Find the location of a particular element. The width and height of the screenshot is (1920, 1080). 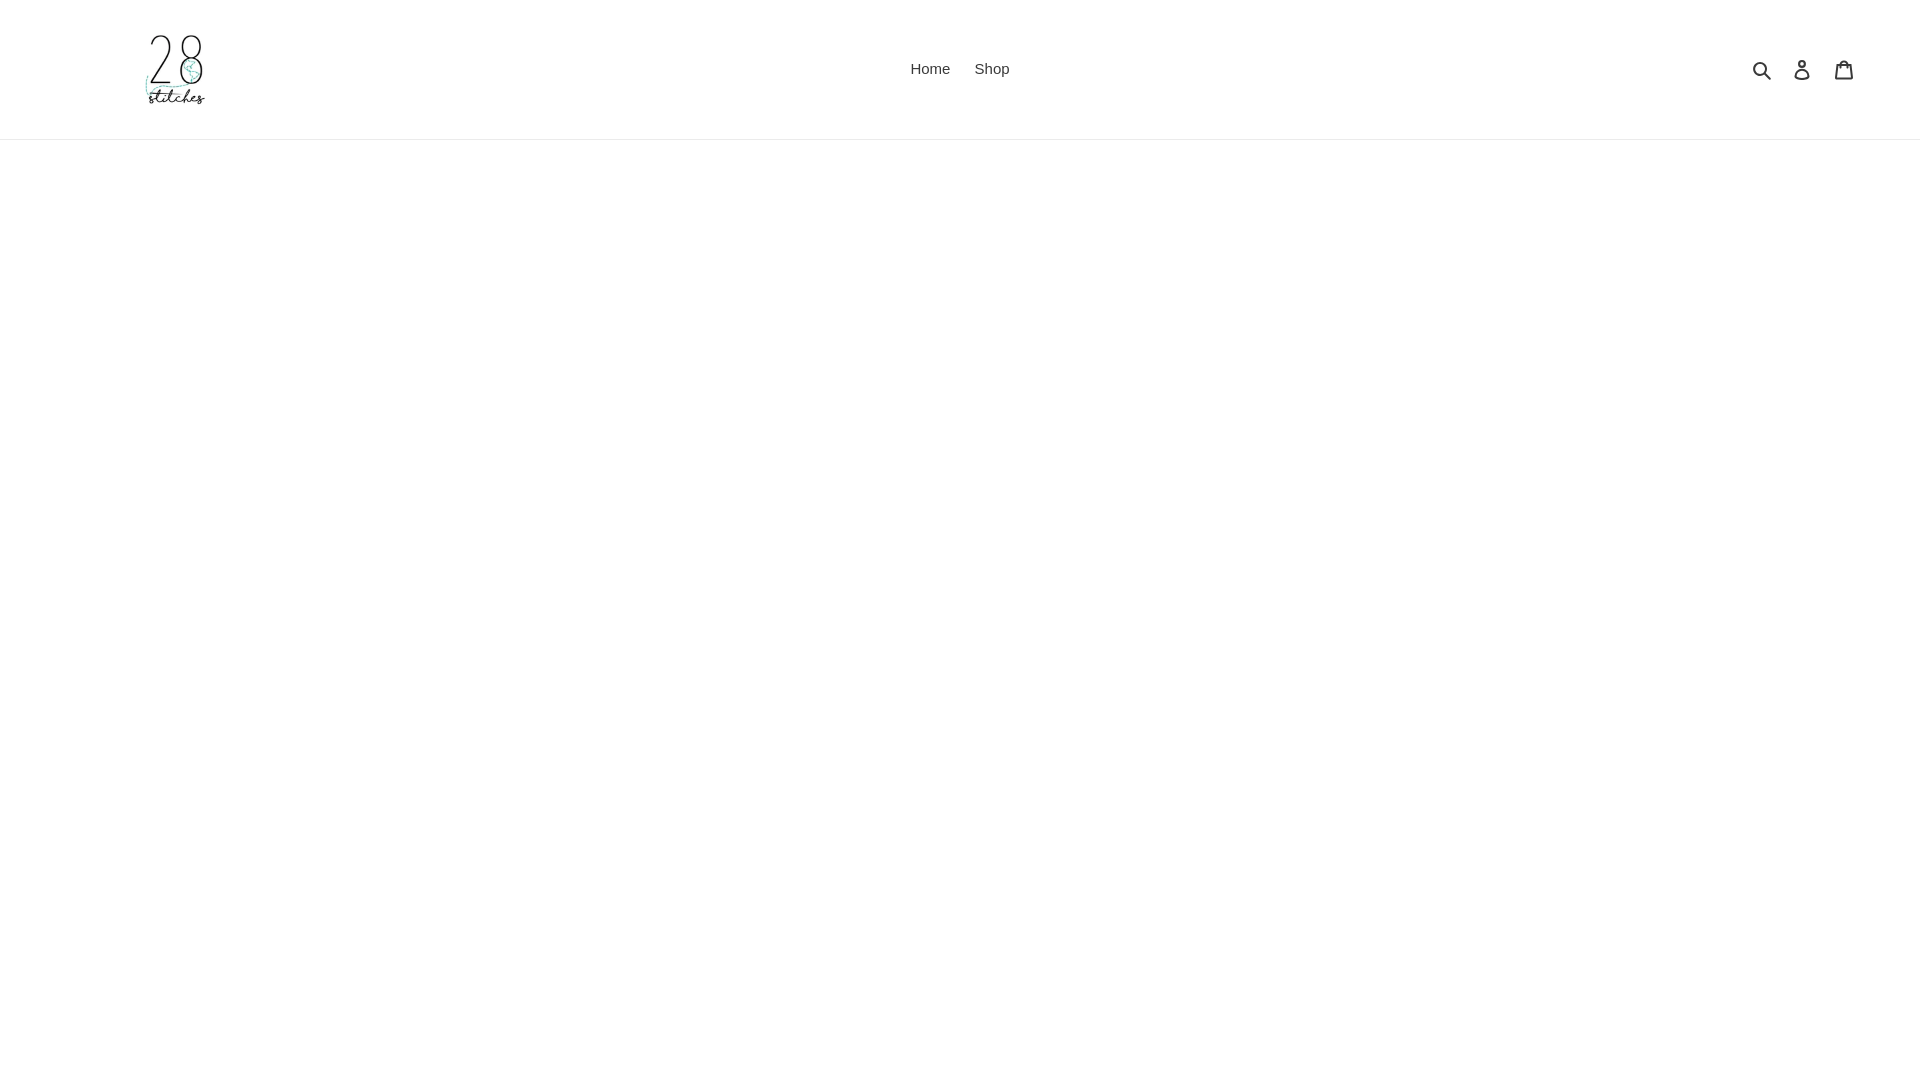

'Log in' is located at coordinates (1801, 68).